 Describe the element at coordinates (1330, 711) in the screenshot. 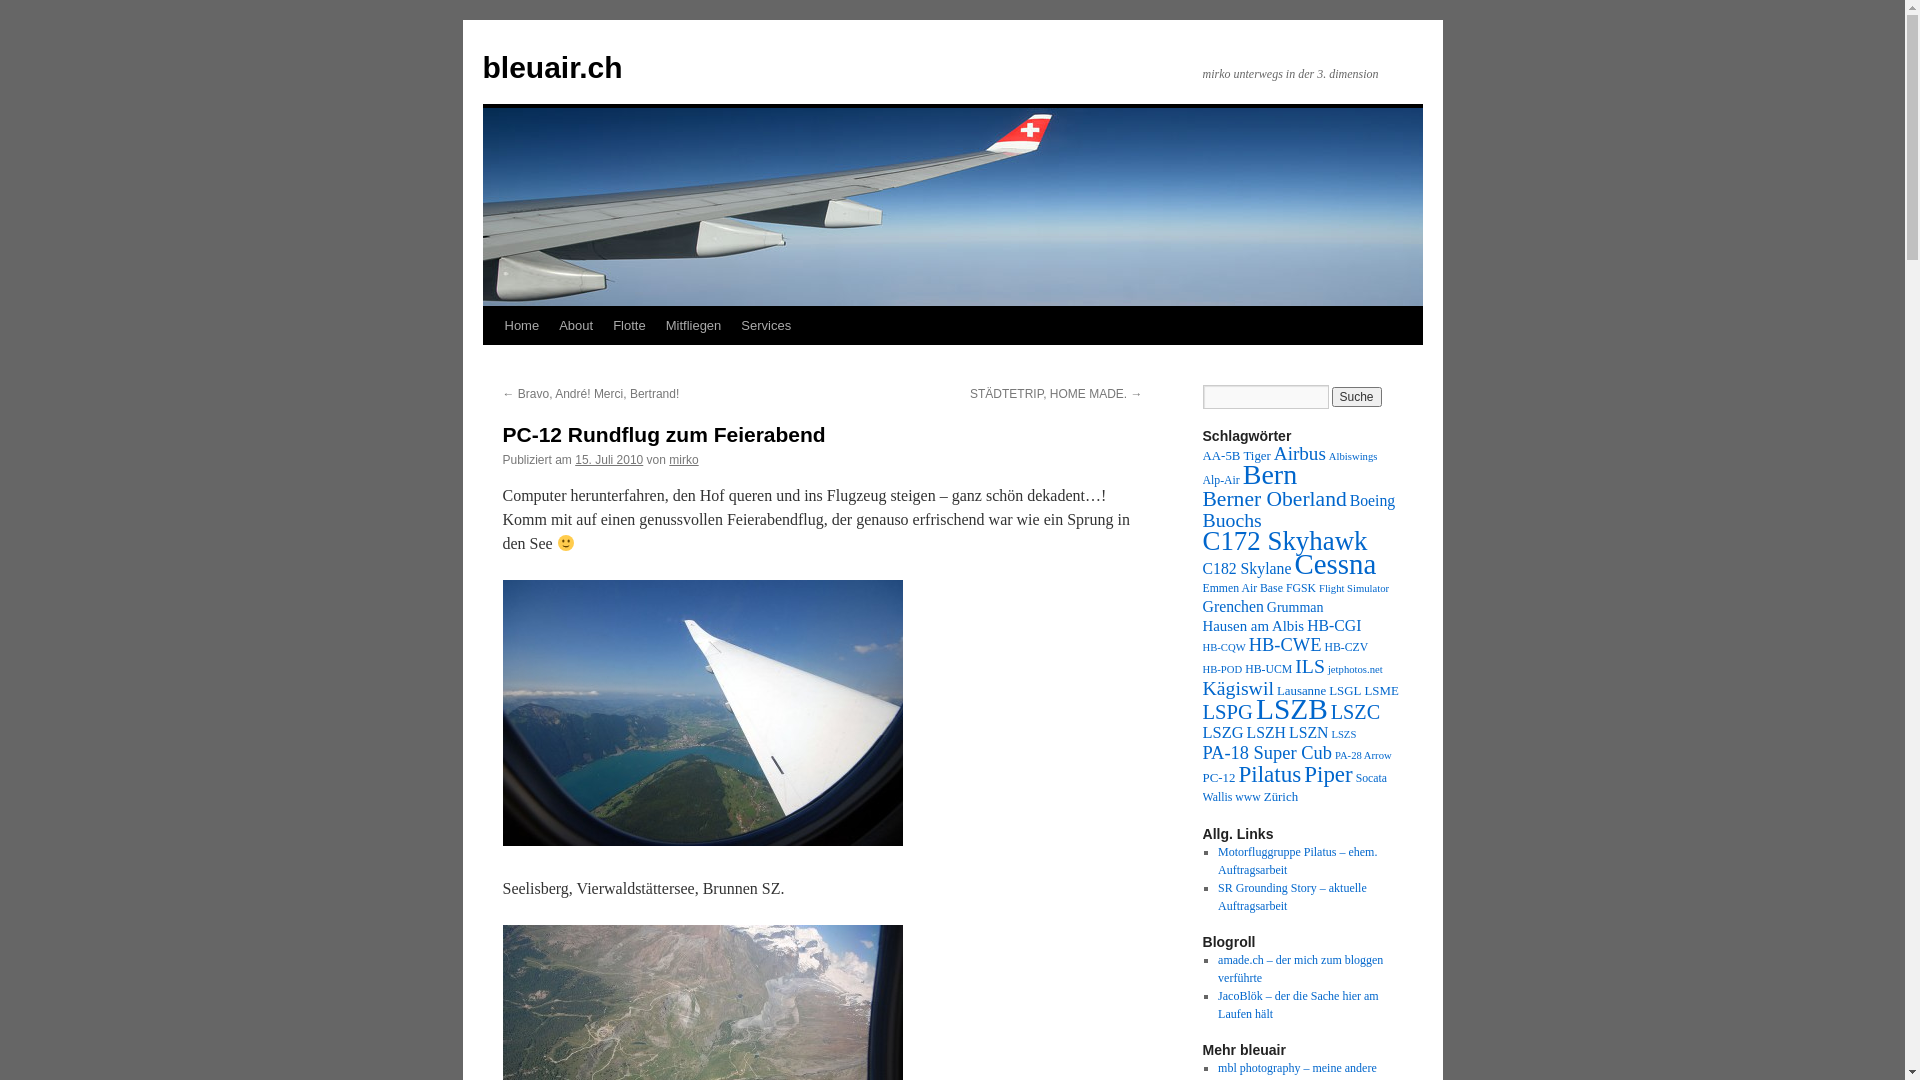

I see `'LSZC'` at that location.